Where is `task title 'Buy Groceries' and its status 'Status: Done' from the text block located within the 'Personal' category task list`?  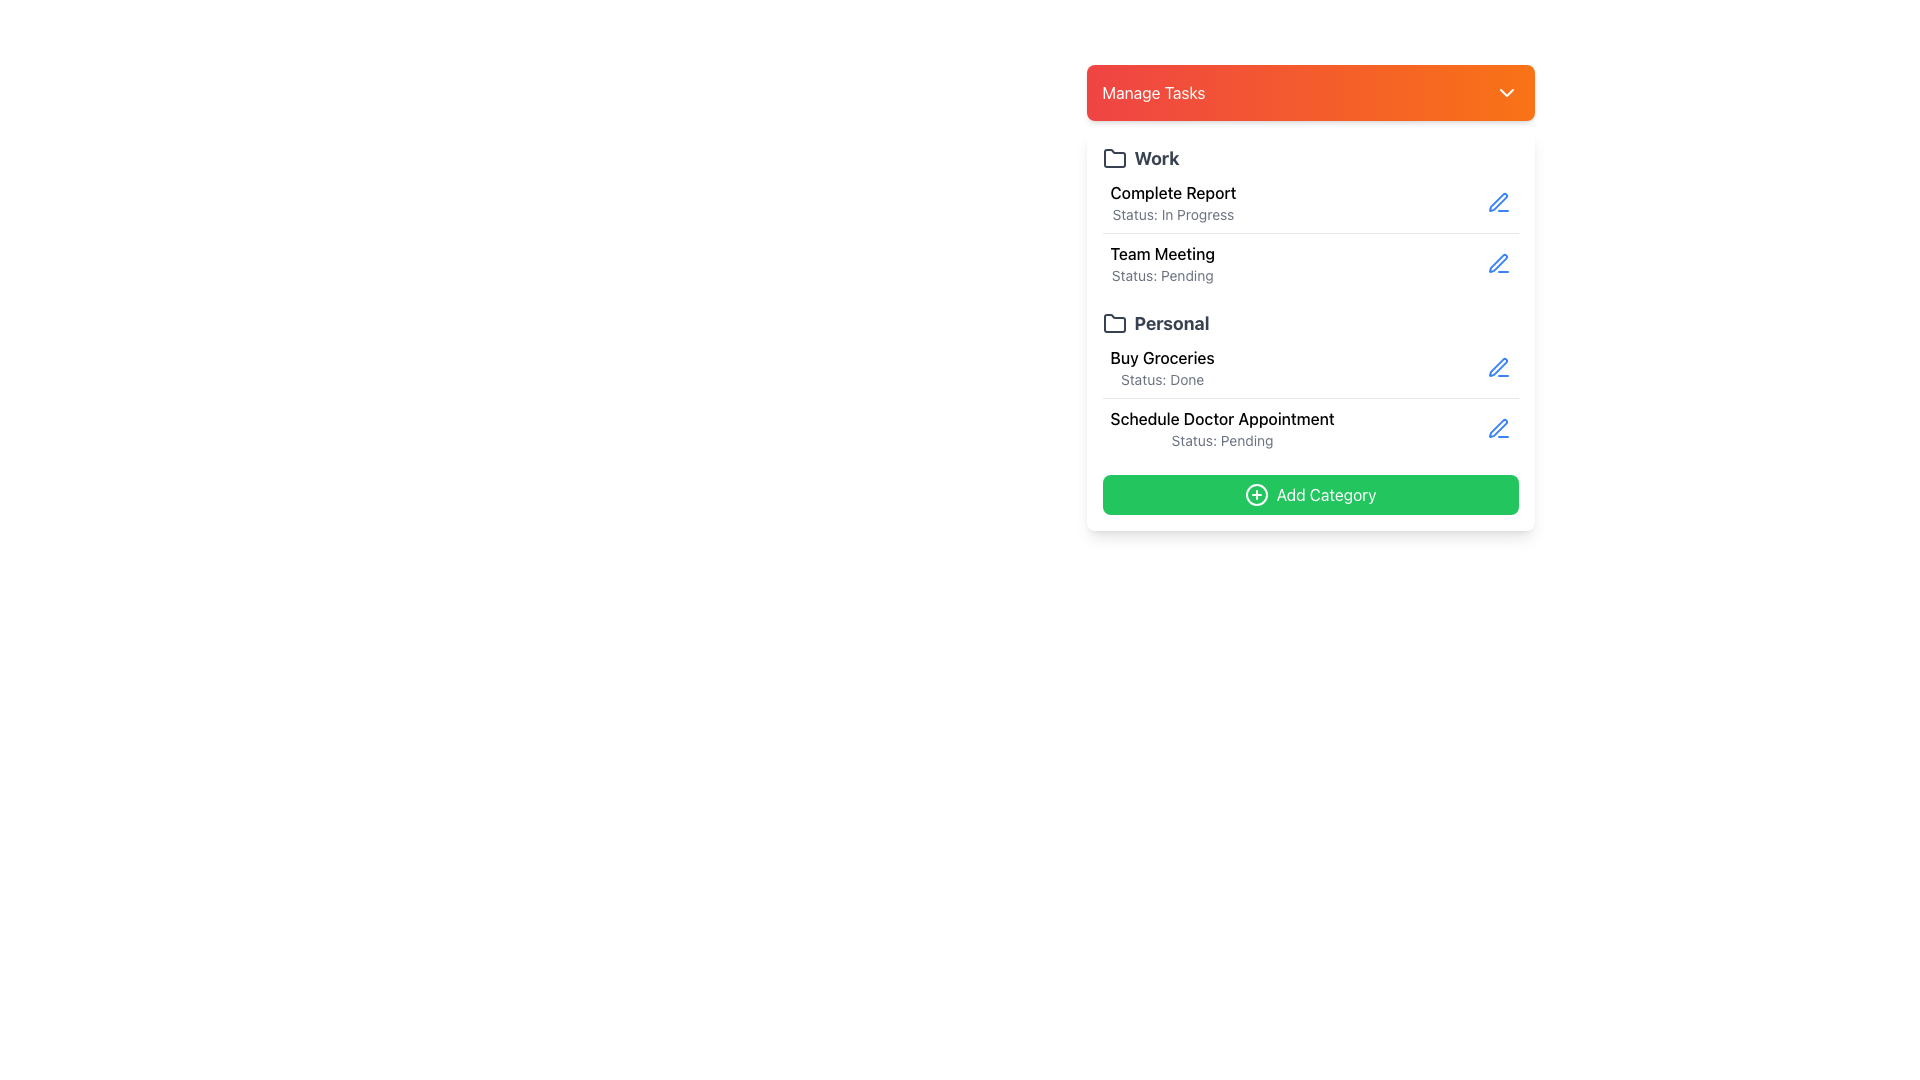 task title 'Buy Groceries' and its status 'Status: Done' from the text block located within the 'Personal' category task list is located at coordinates (1162, 367).